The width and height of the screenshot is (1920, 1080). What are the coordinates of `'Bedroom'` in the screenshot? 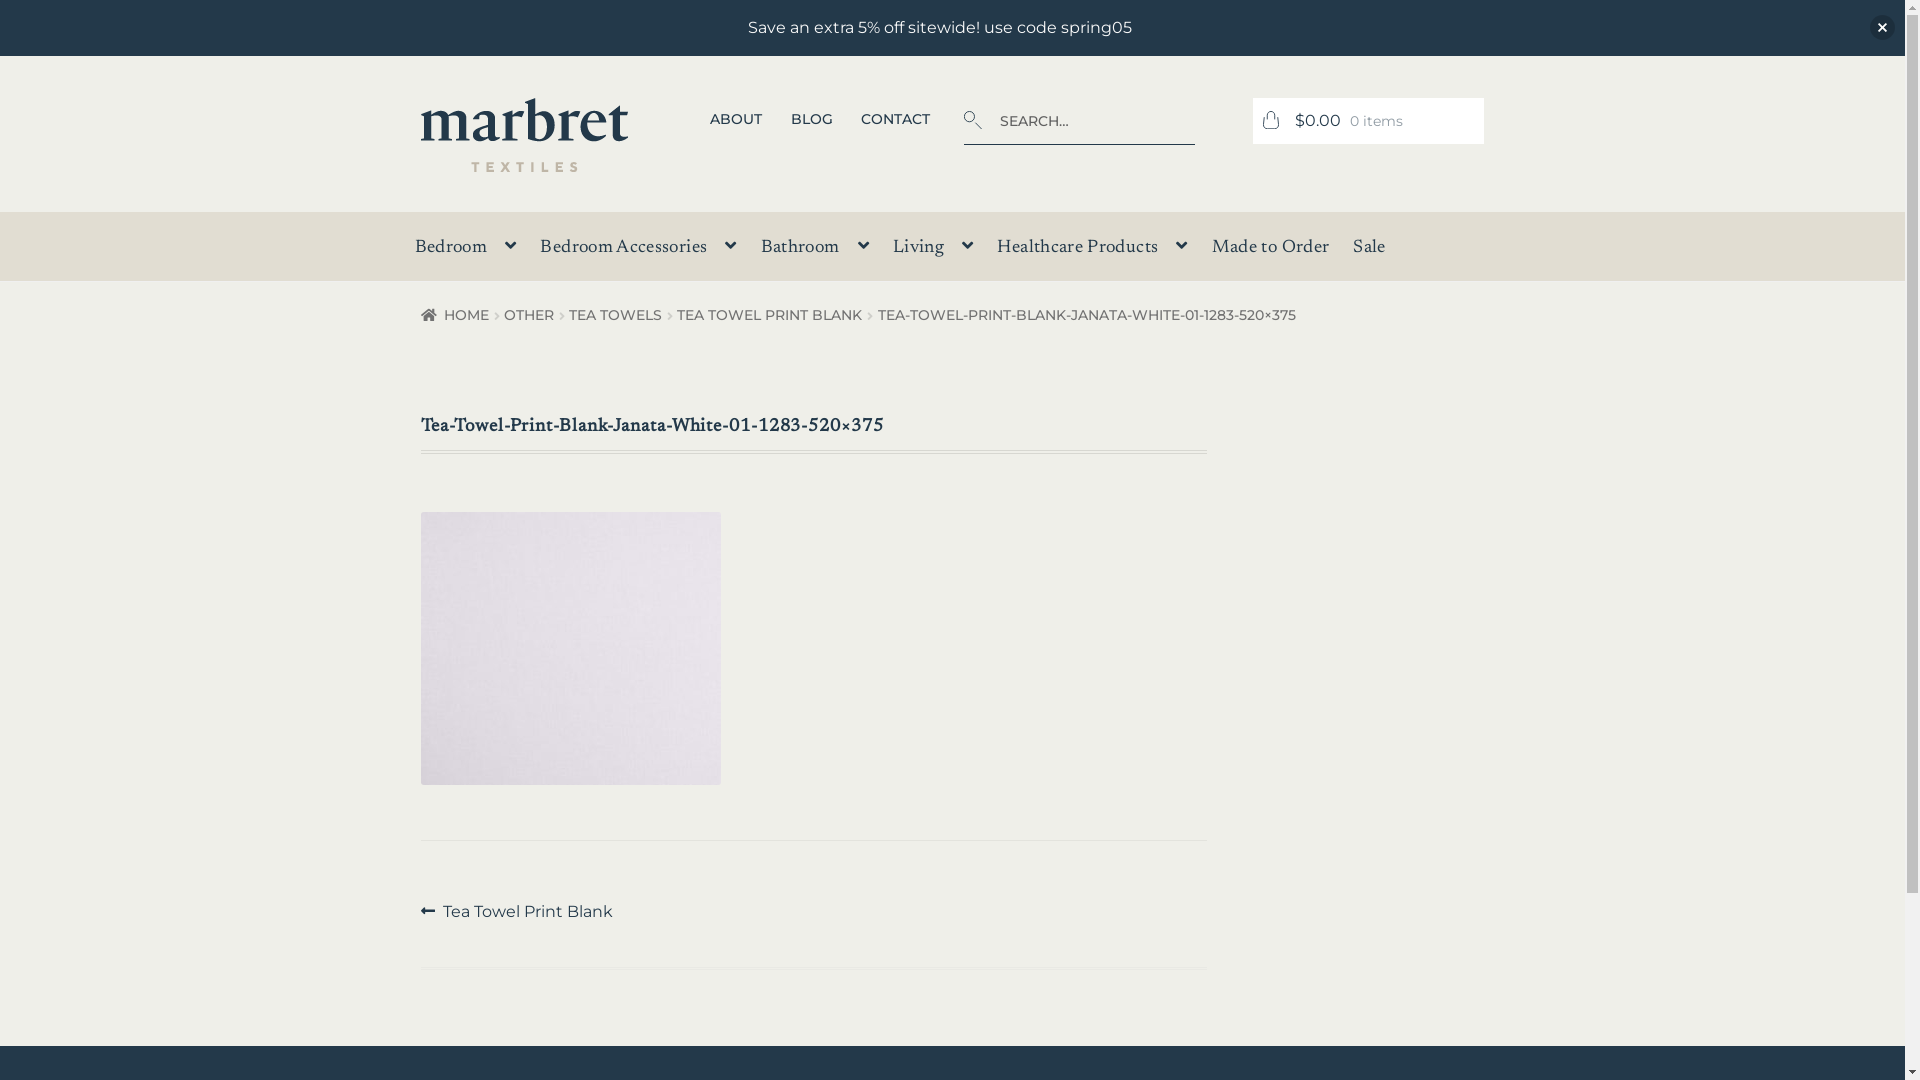 It's located at (464, 250).